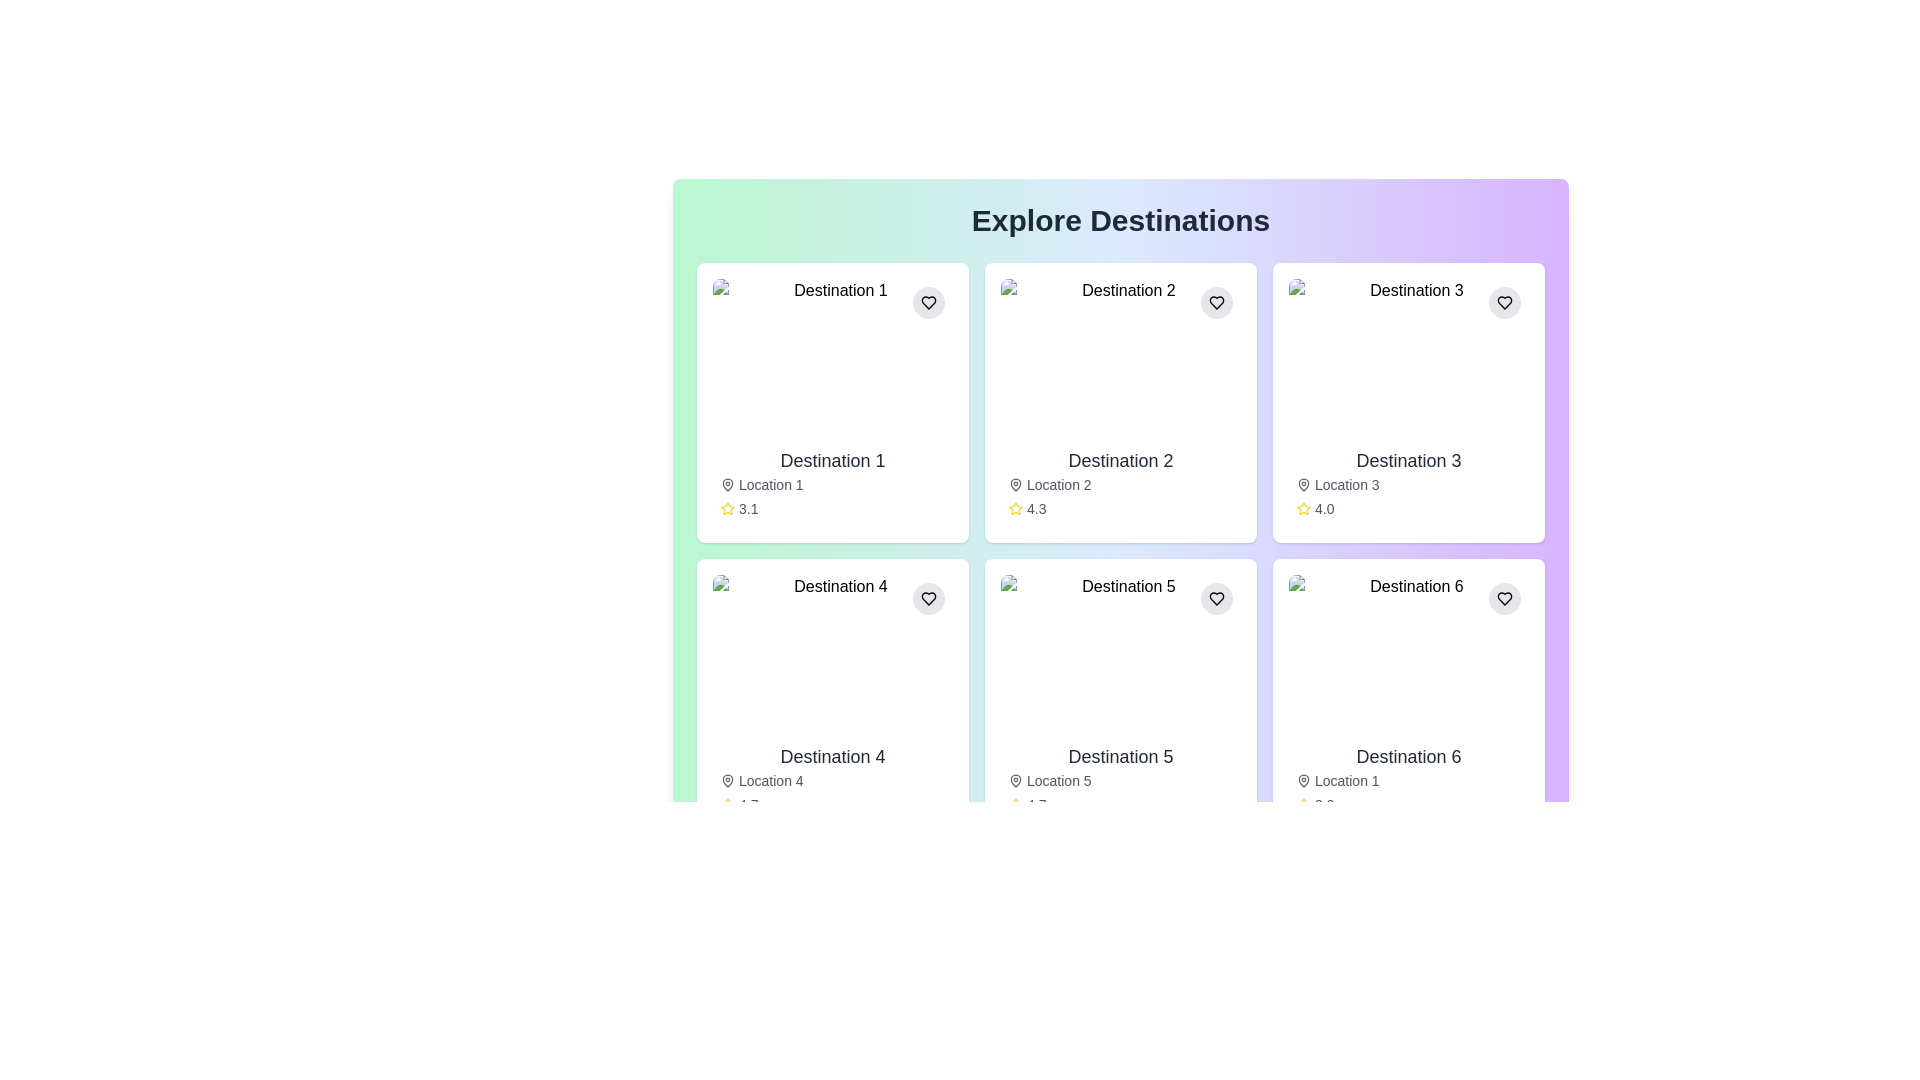  I want to click on the prominent header text displaying 'Explore Destinations' which is styled in bold, large-sized font, located at the top-center of the page, so click(1121, 220).